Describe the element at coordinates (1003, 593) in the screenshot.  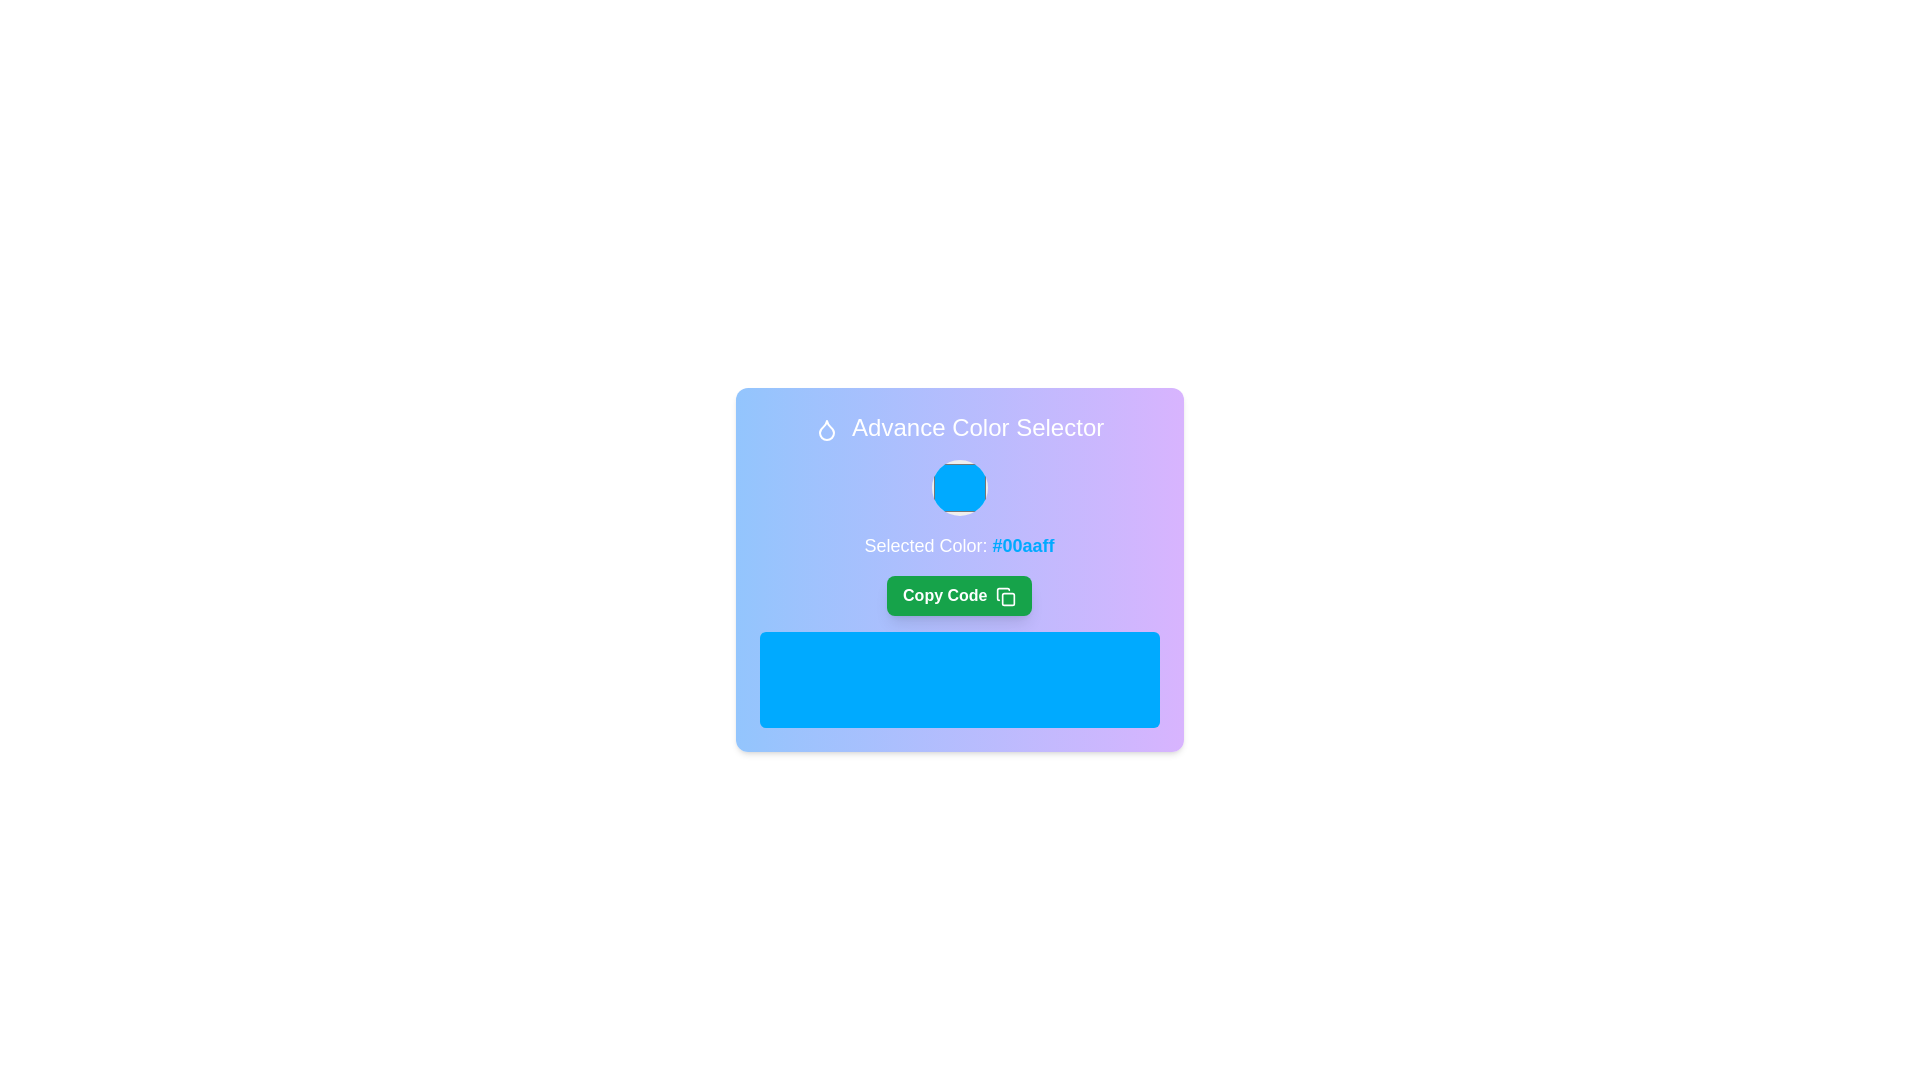
I see `the graphic icon representing a page-like shape with rounded edges, which is part of the 'lucide-copy' SVG element and located at the bottom-right corner of the card with the 'Copy Code' button` at that location.